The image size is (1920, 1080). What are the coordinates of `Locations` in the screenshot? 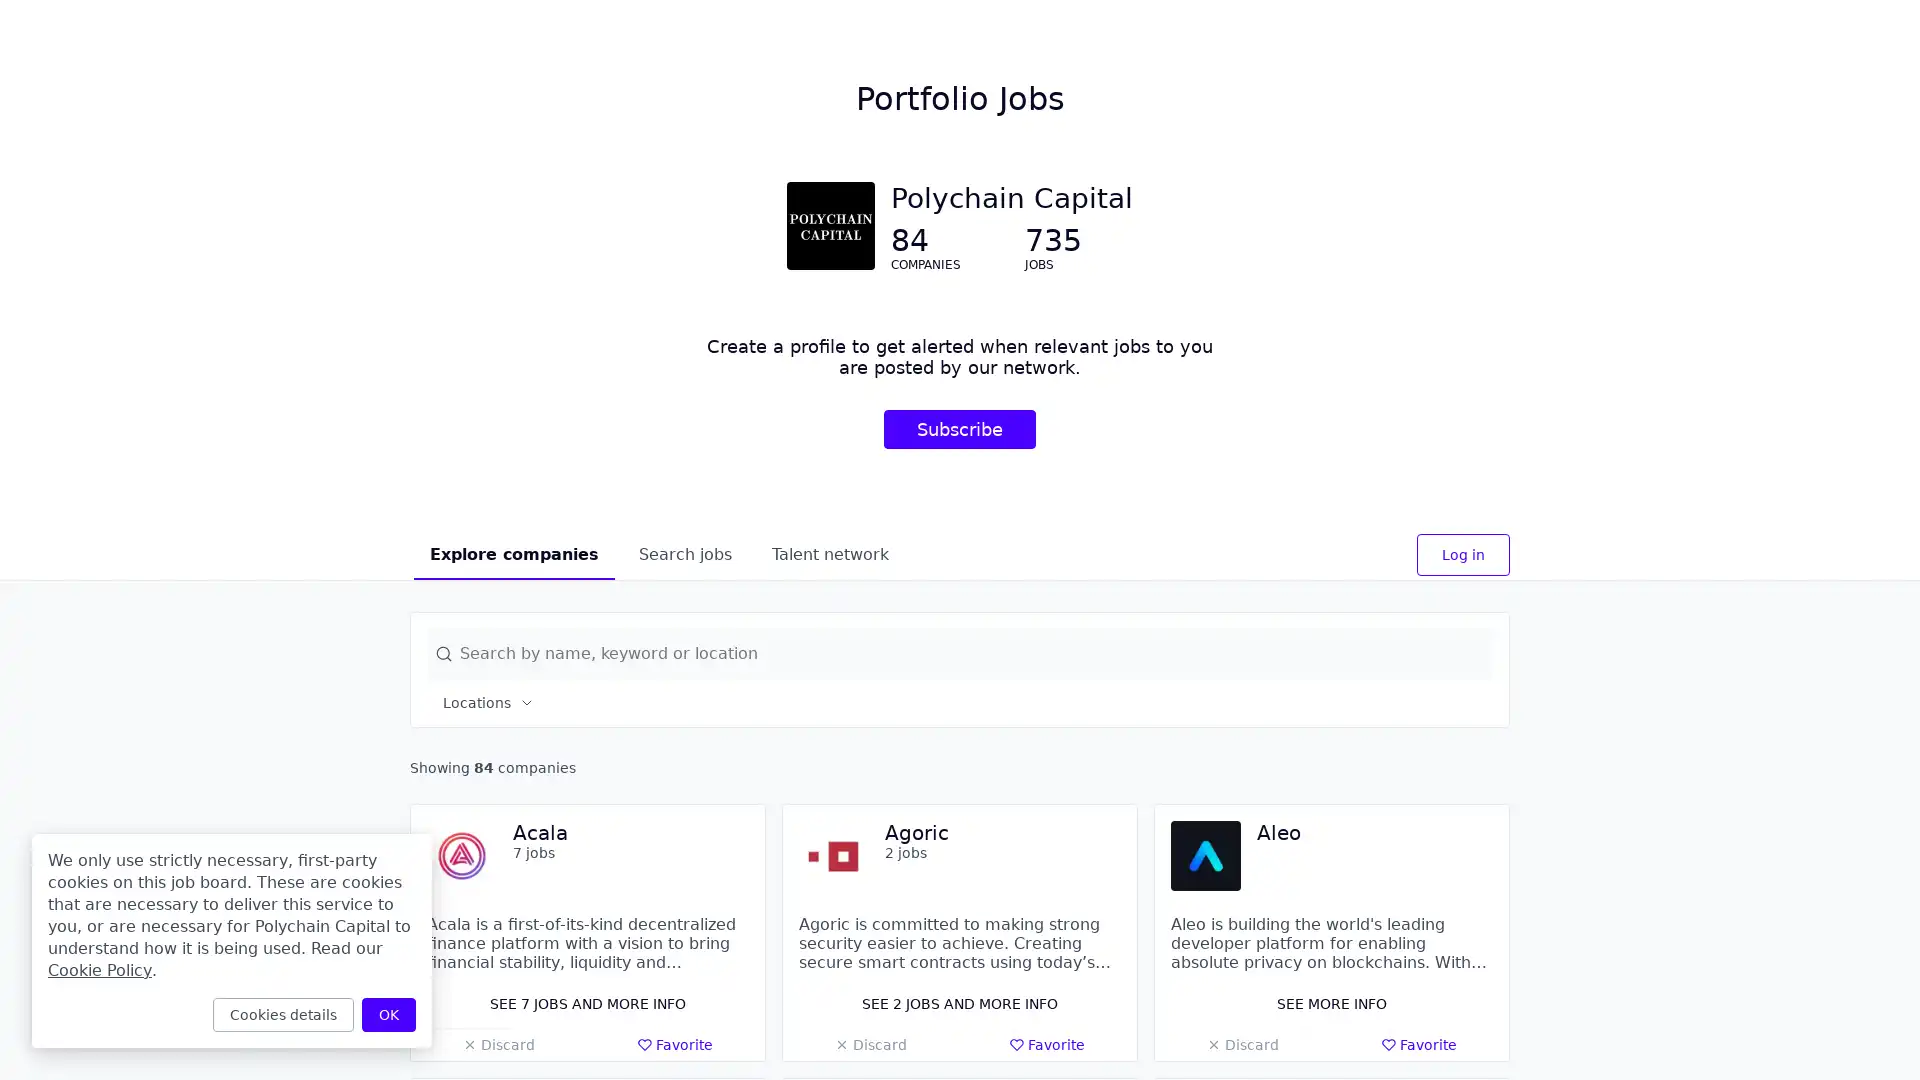 It's located at (489, 701).